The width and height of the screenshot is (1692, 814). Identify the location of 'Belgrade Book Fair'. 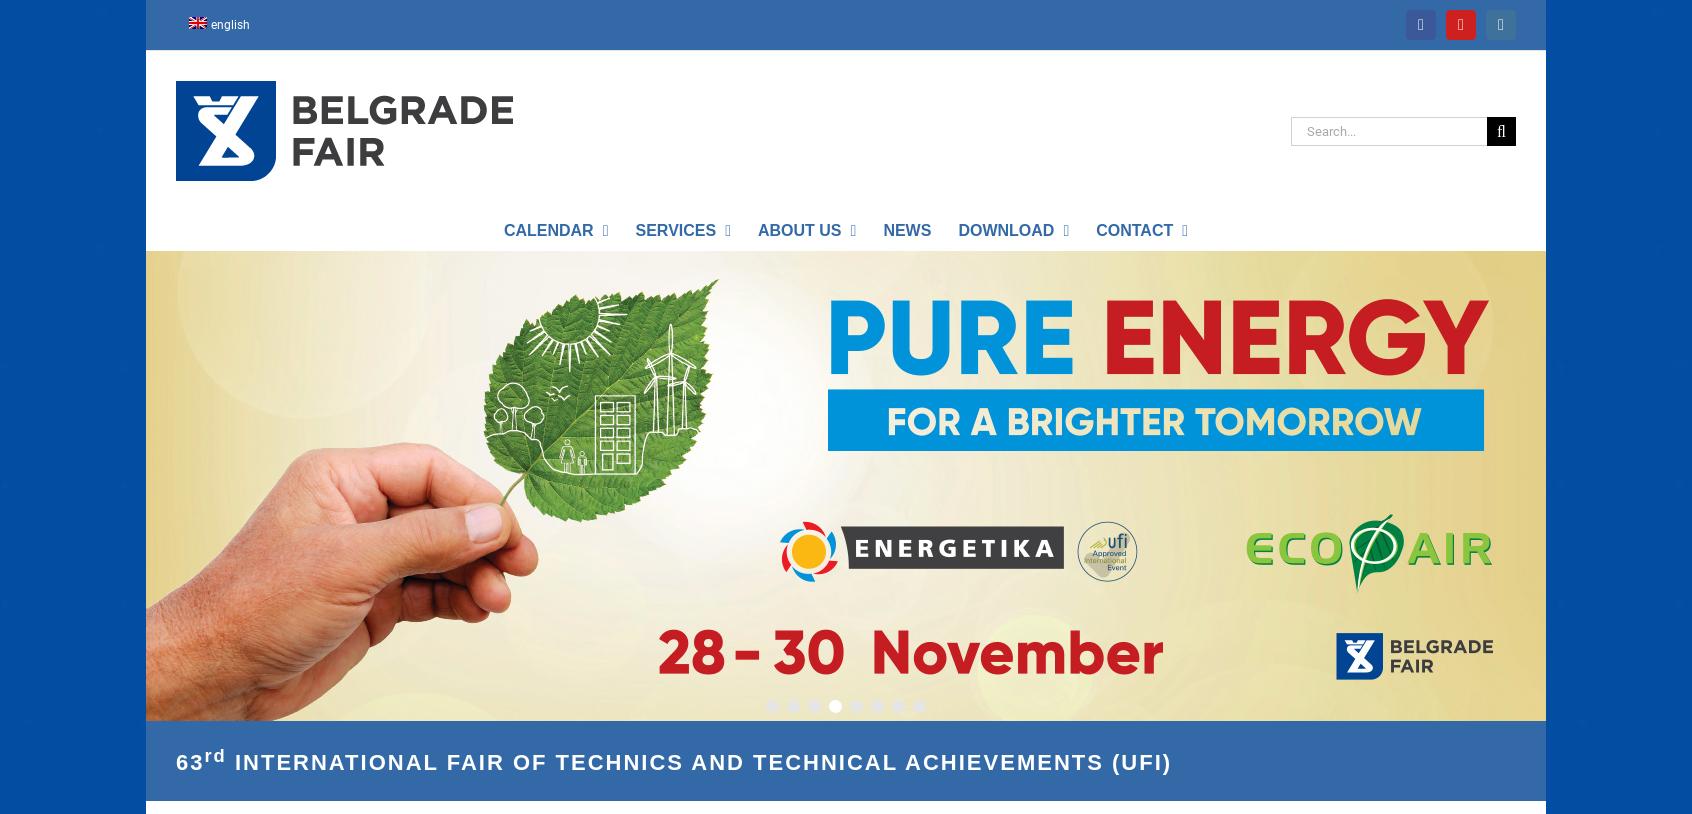
(771, 665).